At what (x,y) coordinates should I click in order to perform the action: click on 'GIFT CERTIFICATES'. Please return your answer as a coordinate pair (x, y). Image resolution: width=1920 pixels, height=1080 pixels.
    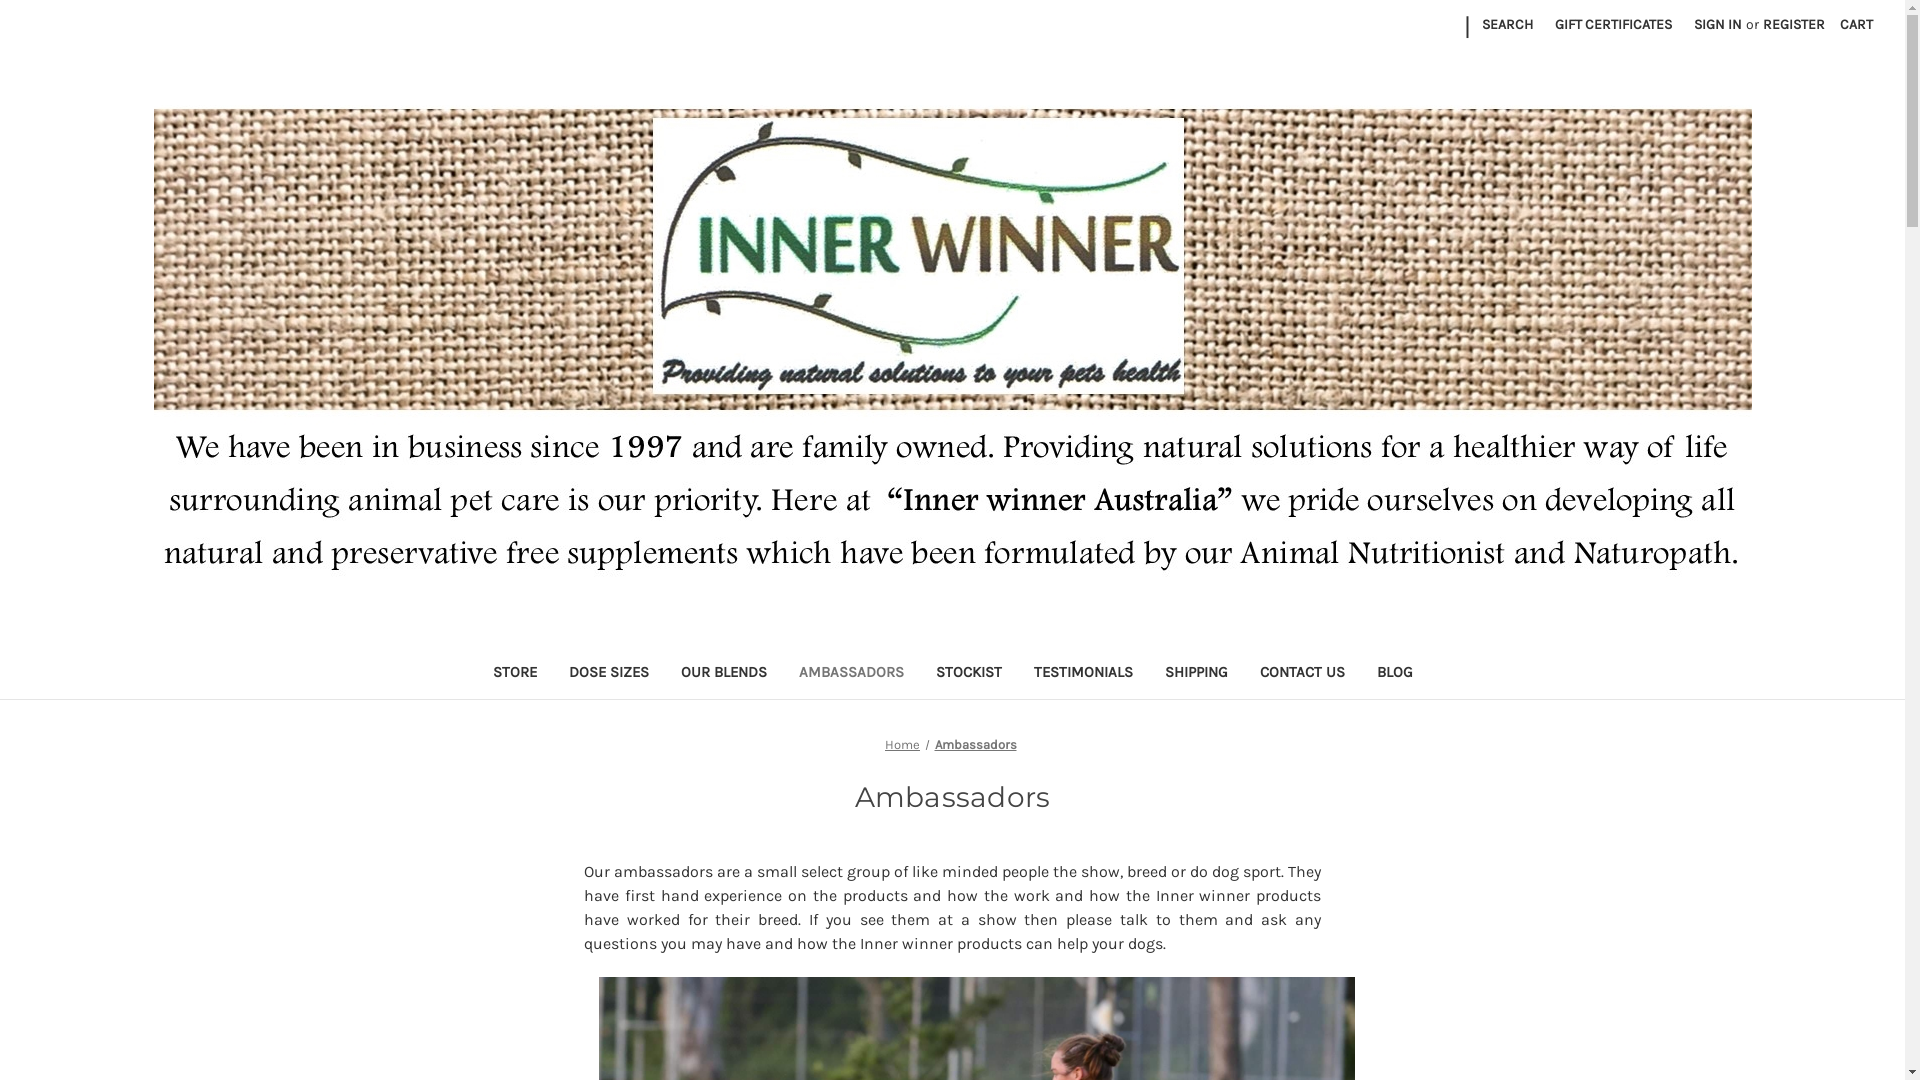
    Looking at the image, I should click on (1613, 24).